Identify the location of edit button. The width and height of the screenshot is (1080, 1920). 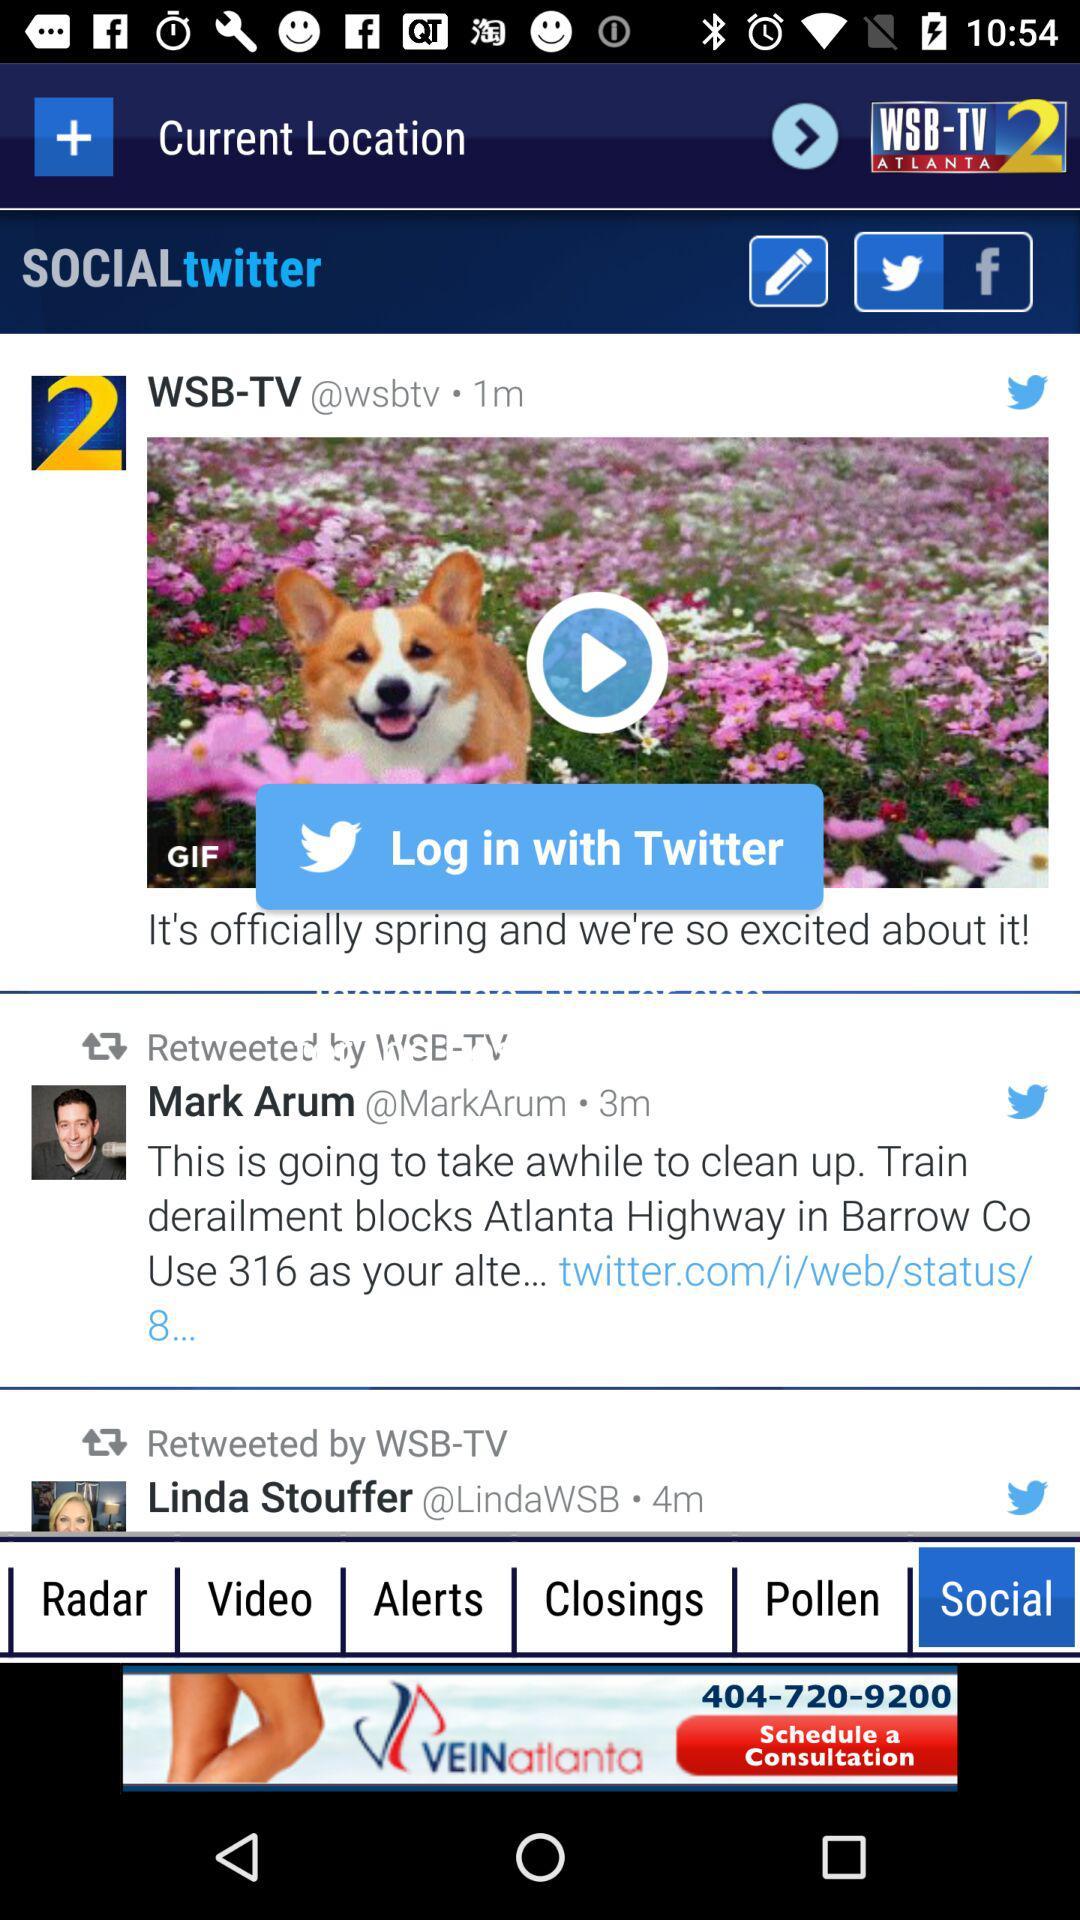
(787, 270).